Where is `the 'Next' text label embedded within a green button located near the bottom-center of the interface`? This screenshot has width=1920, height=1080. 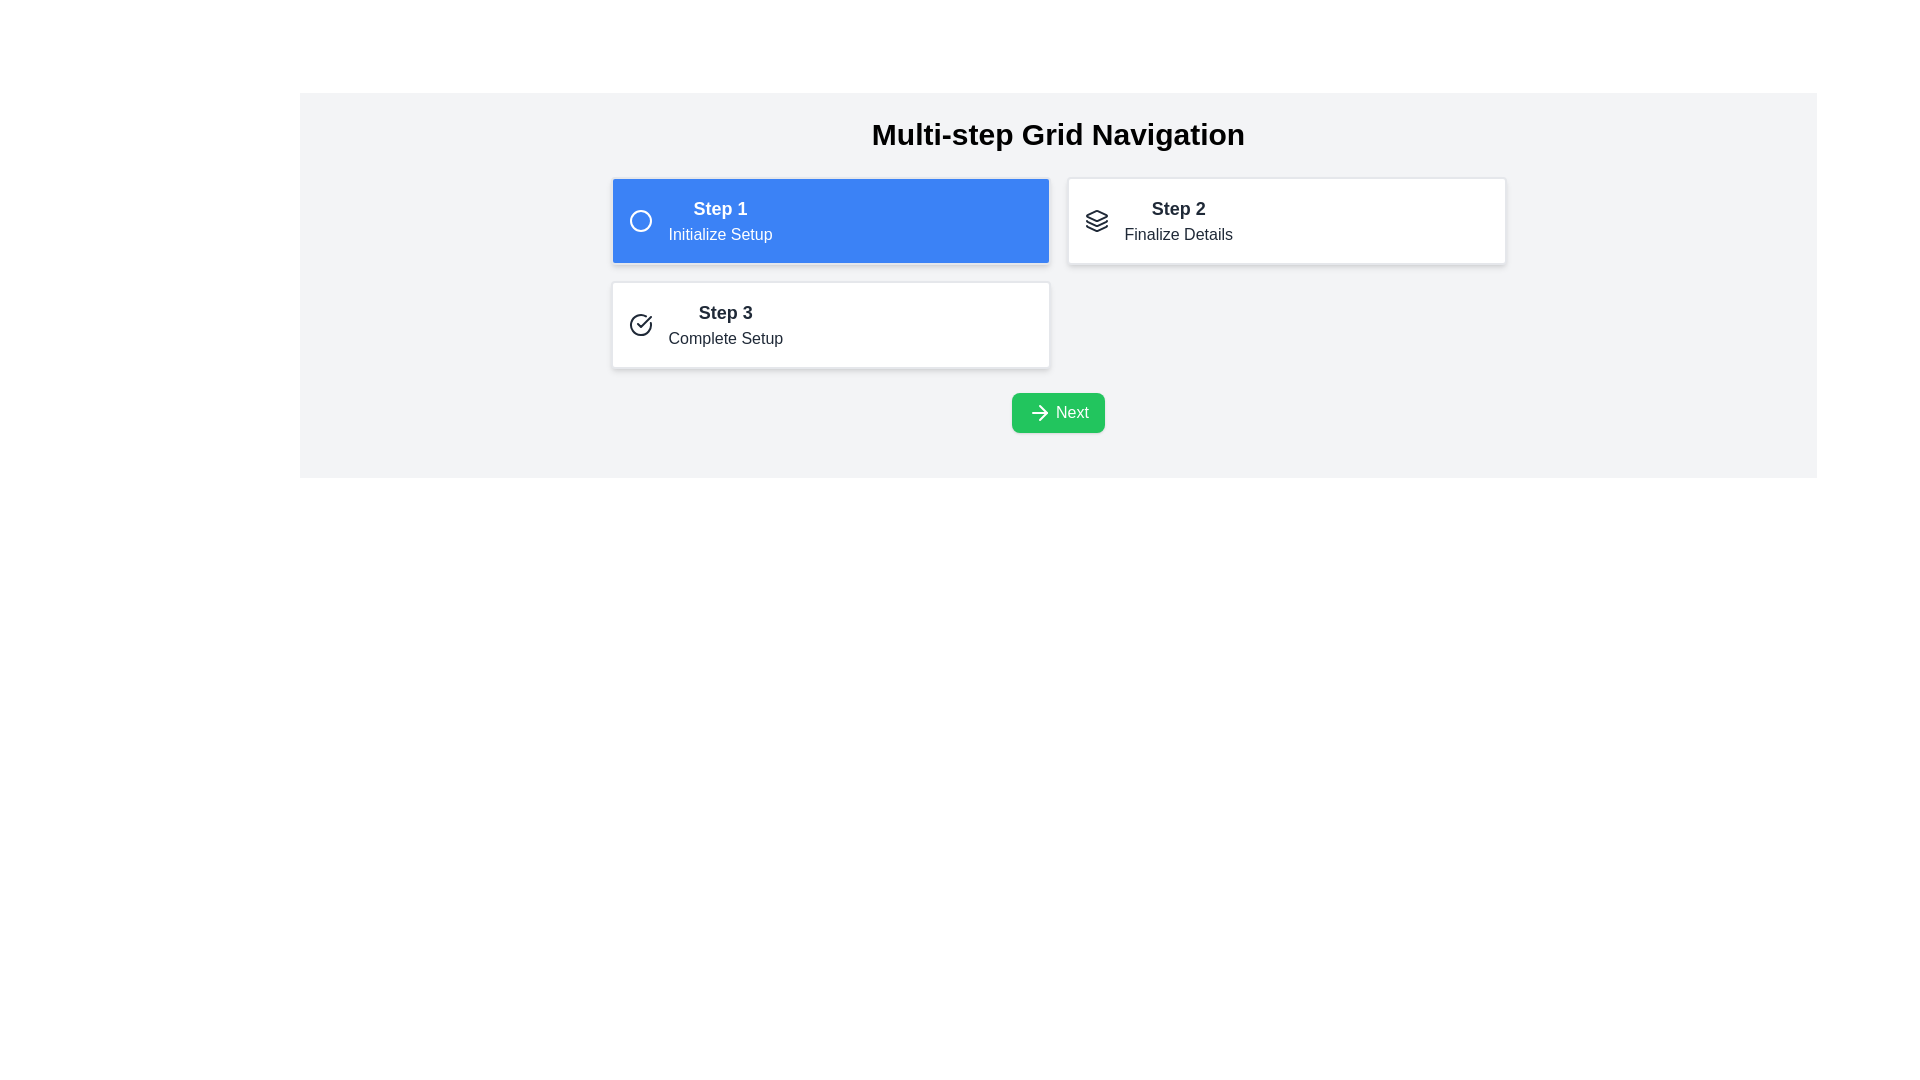 the 'Next' text label embedded within a green button located near the bottom-center of the interface is located at coordinates (1071, 411).